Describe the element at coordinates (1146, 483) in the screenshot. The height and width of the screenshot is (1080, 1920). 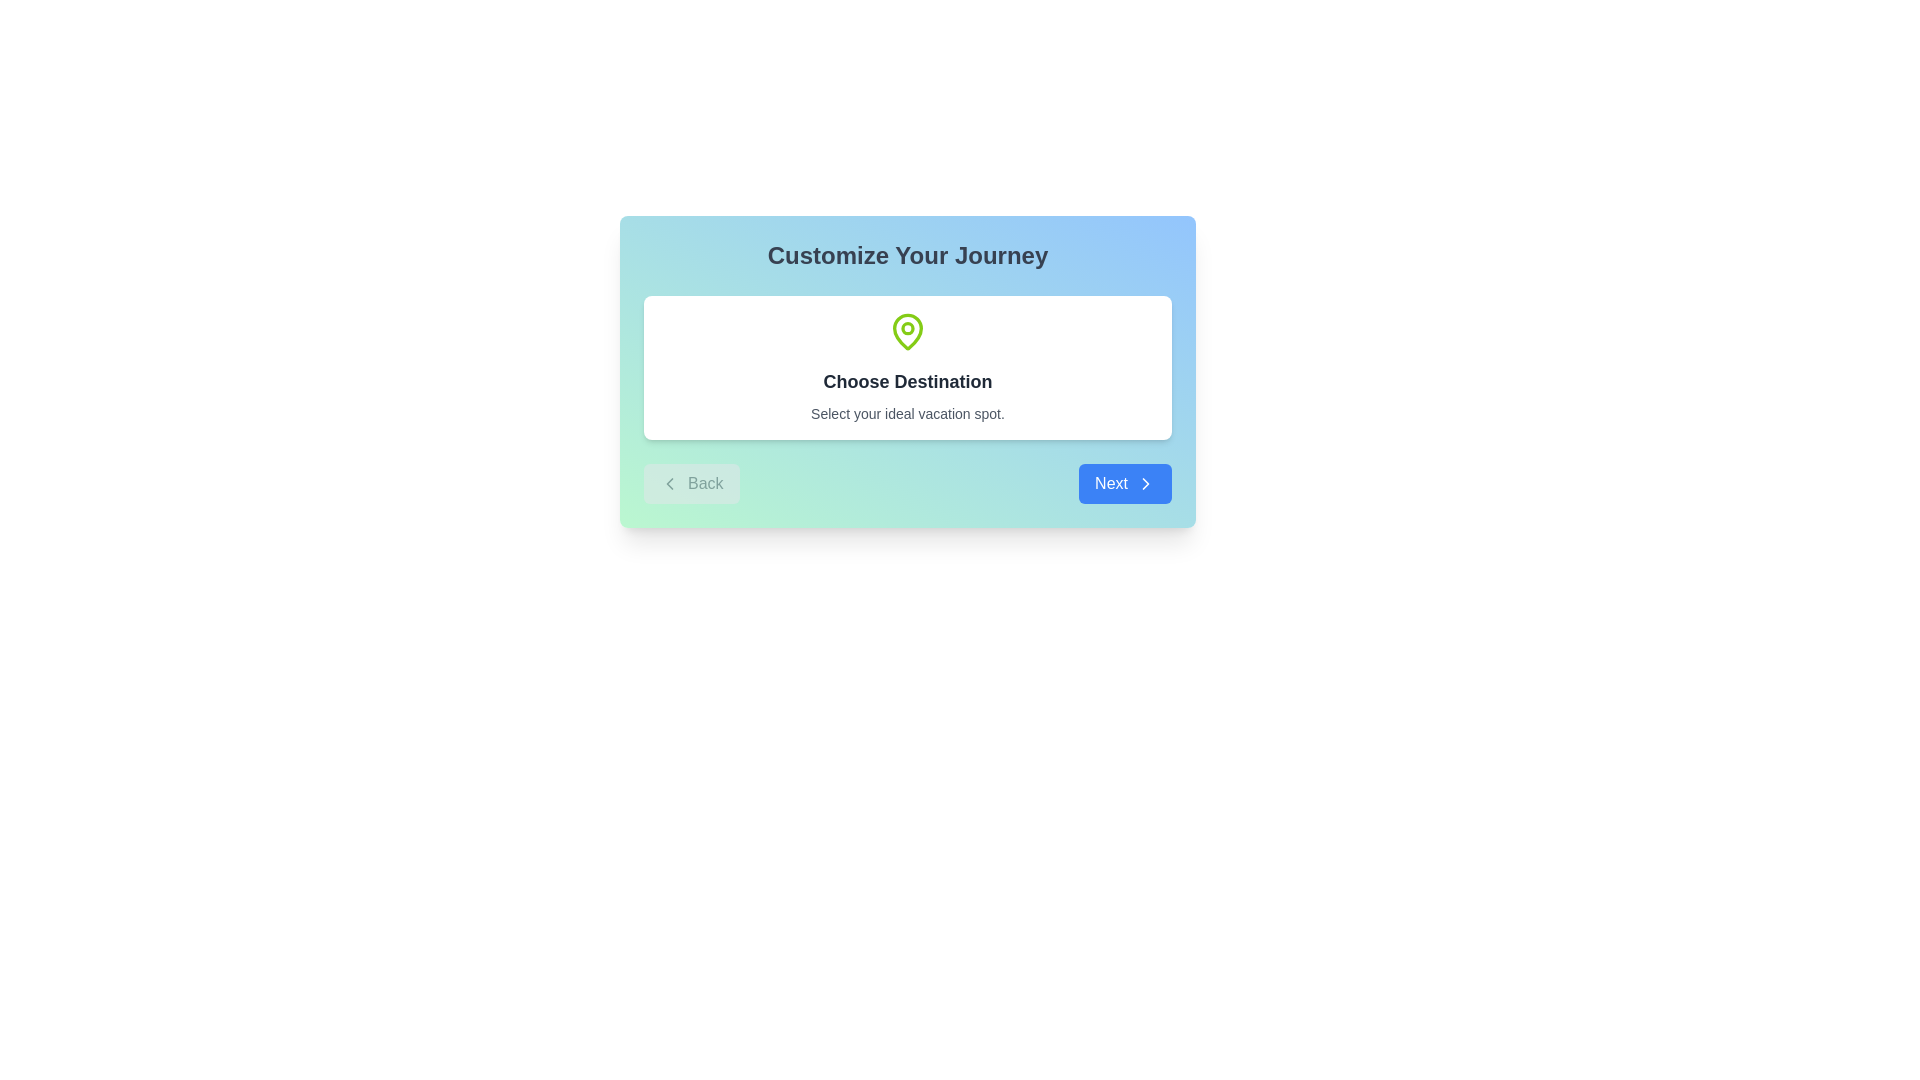
I see `the forward navigation icon located at the far right of the 'Next' button in the bottom-right corner of the interface` at that location.